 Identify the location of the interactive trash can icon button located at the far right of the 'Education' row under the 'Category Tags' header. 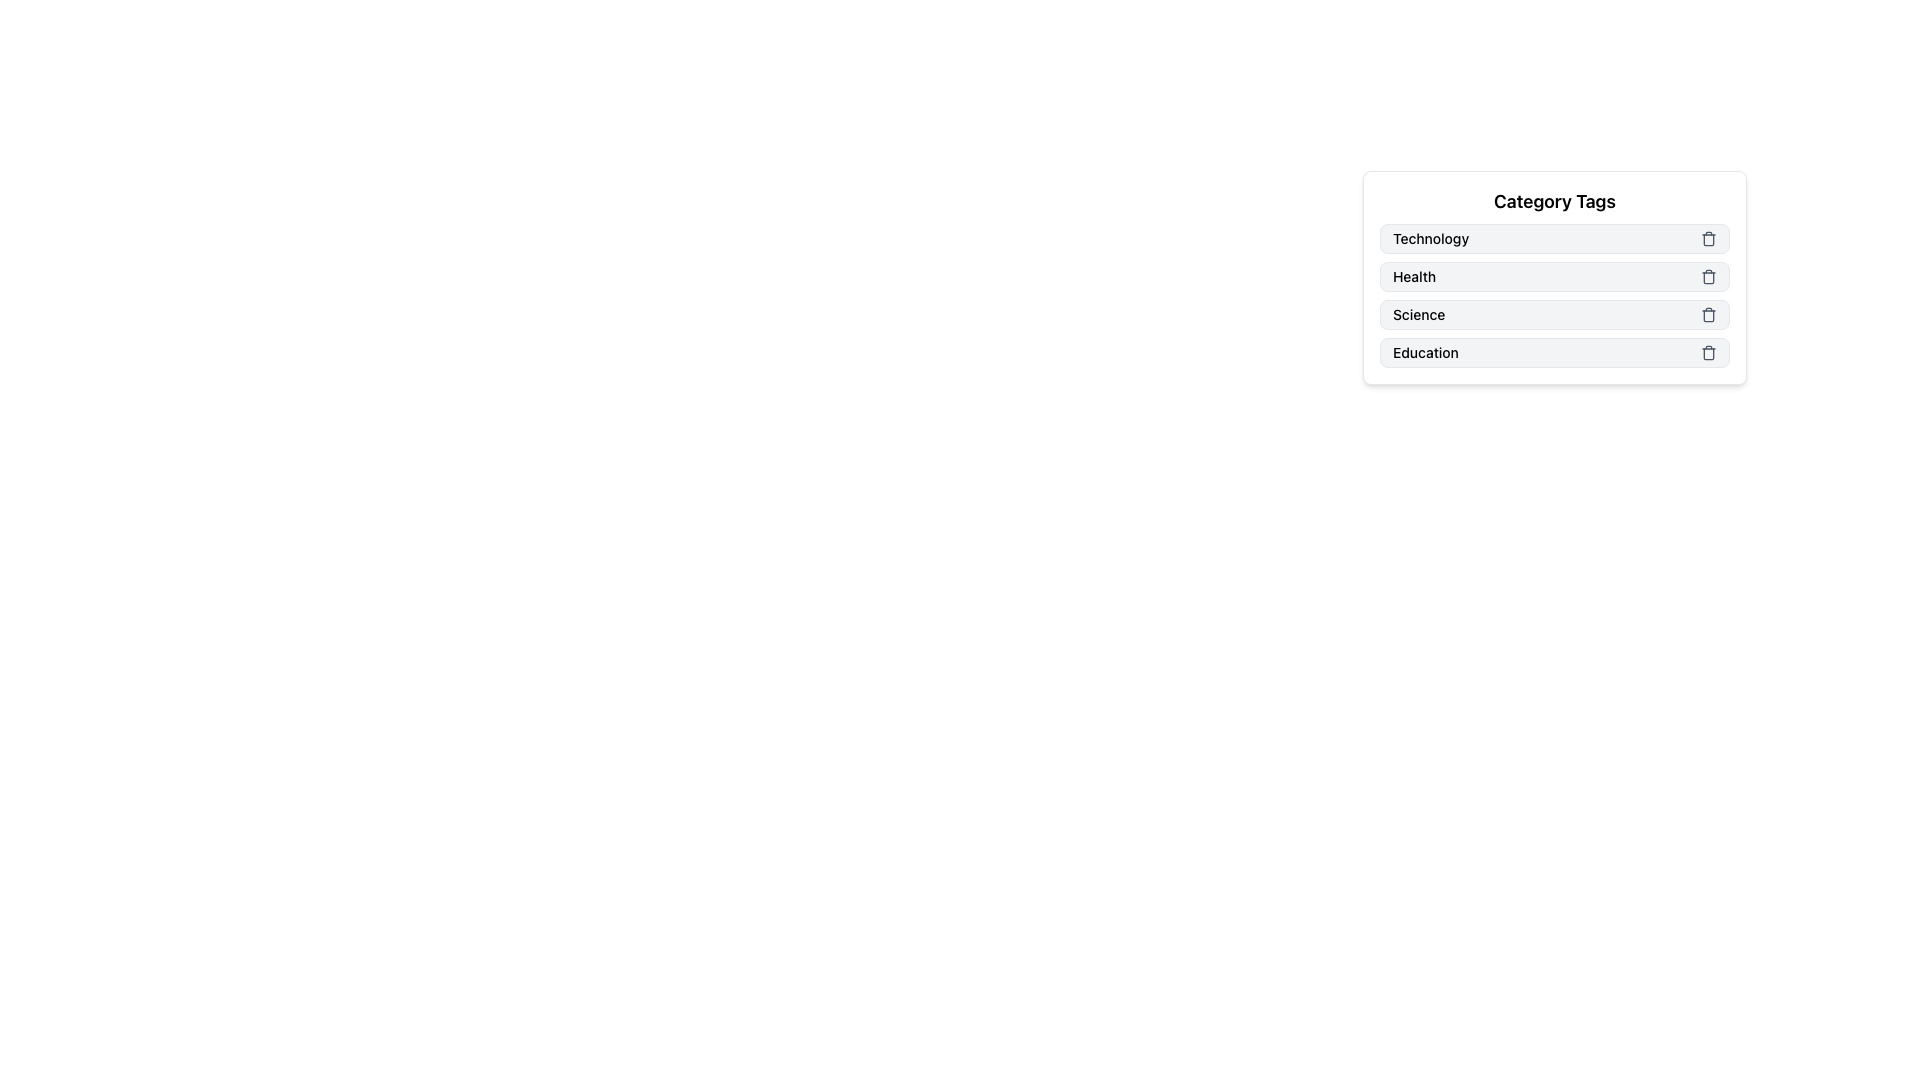
(1707, 352).